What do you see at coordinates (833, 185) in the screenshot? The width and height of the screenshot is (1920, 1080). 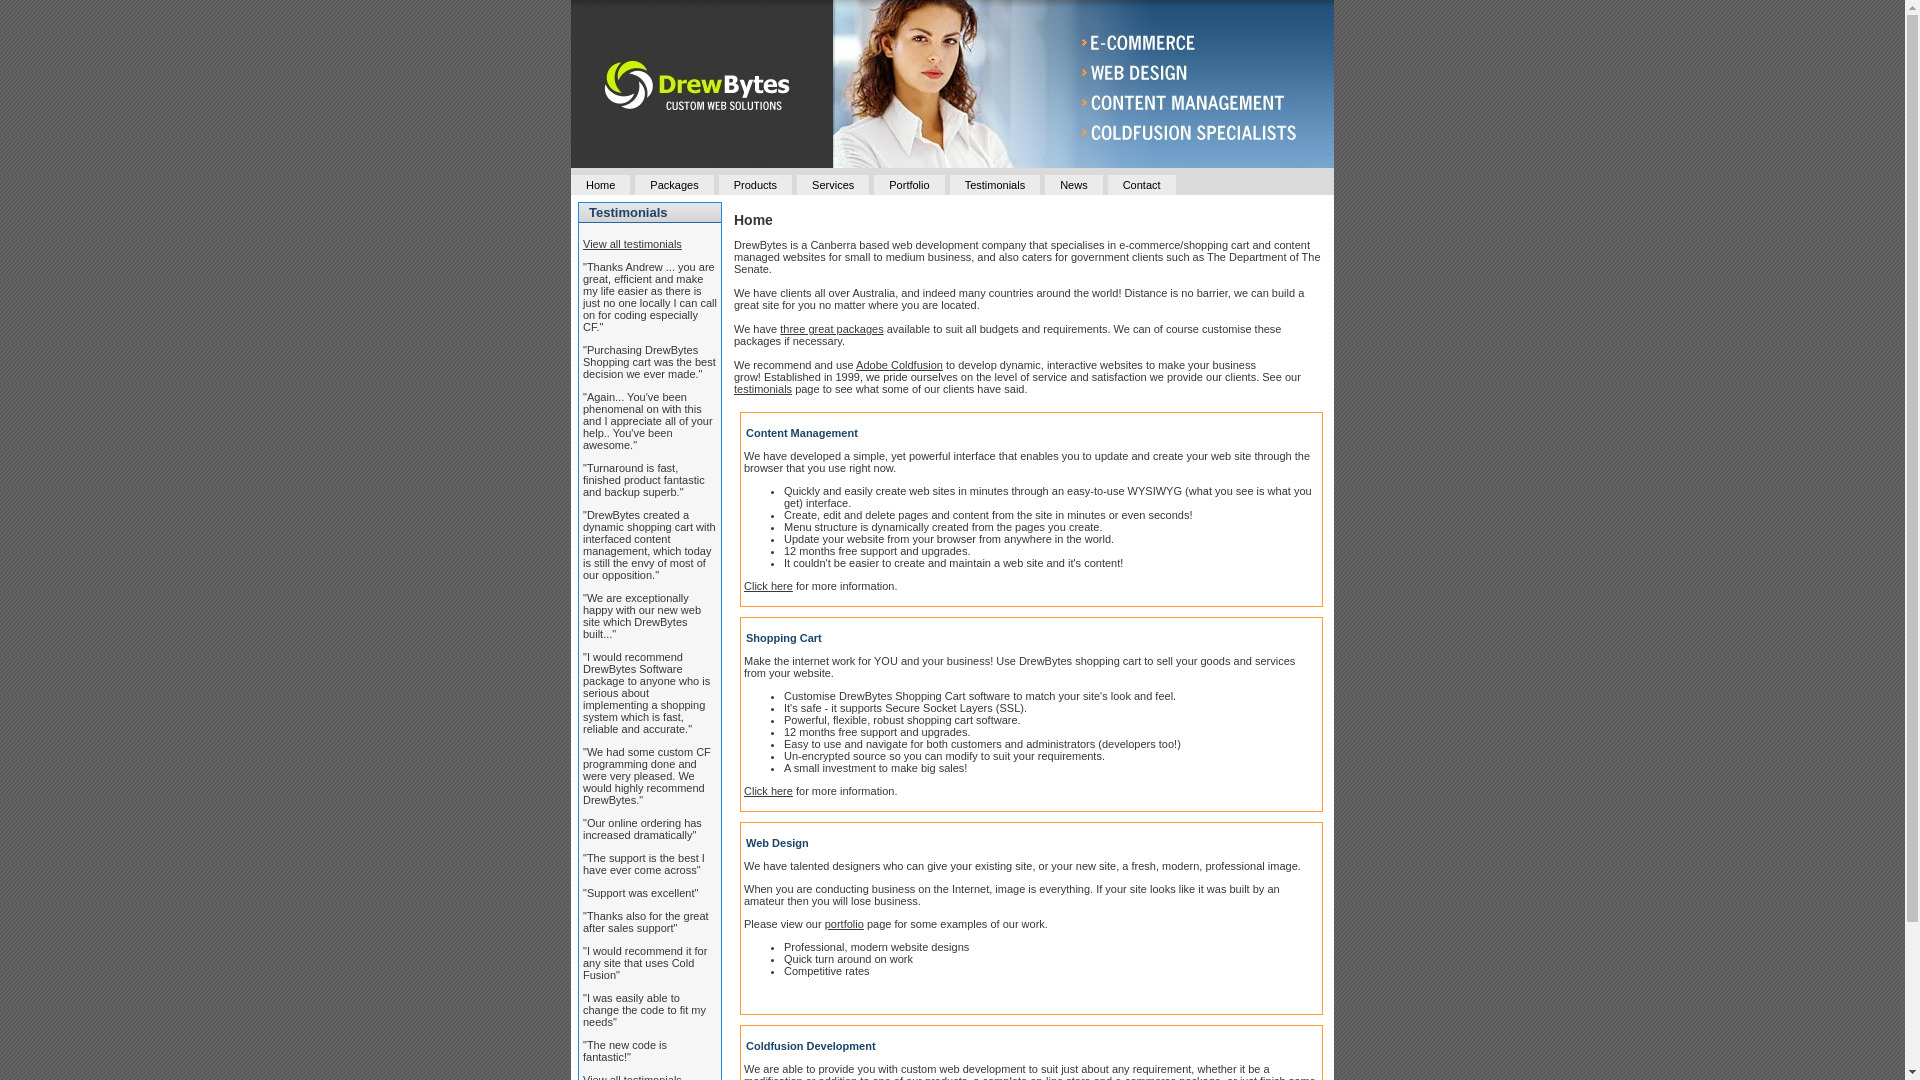 I see `'Services'` at bounding box center [833, 185].